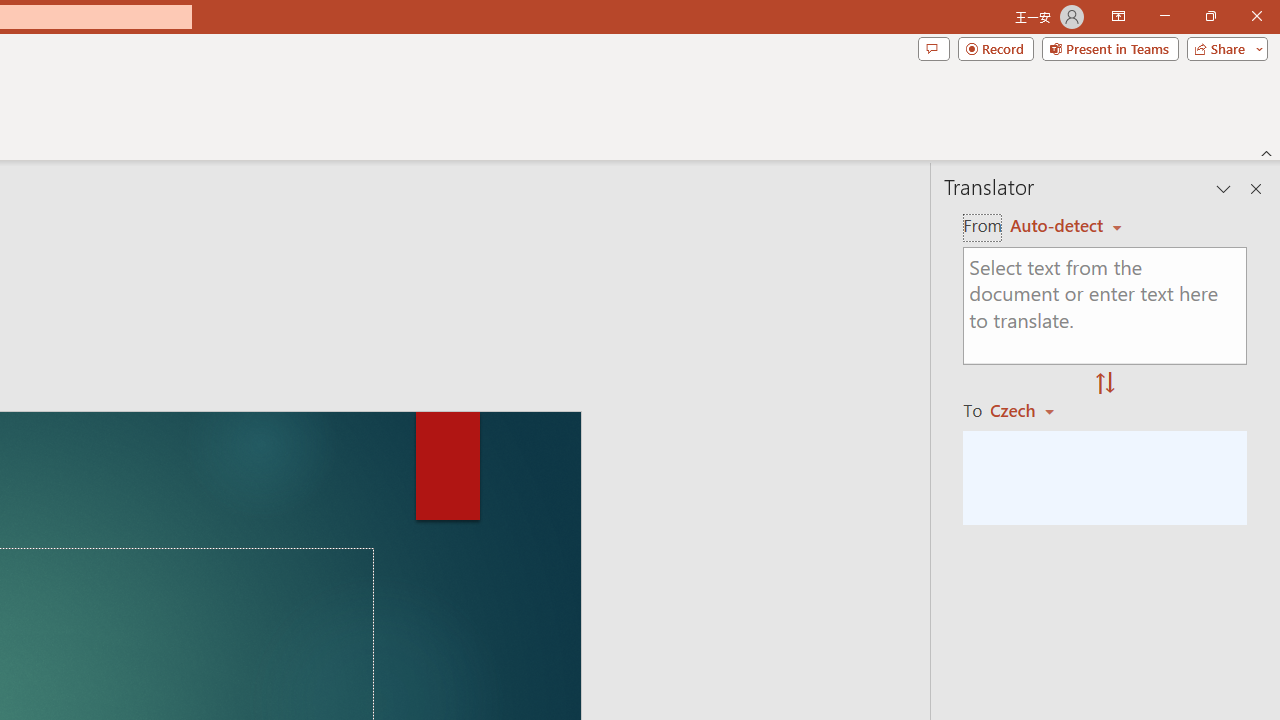  What do you see at coordinates (1104, 384) in the screenshot?
I see `'Swap "from" and "to" languages.'` at bounding box center [1104, 384].